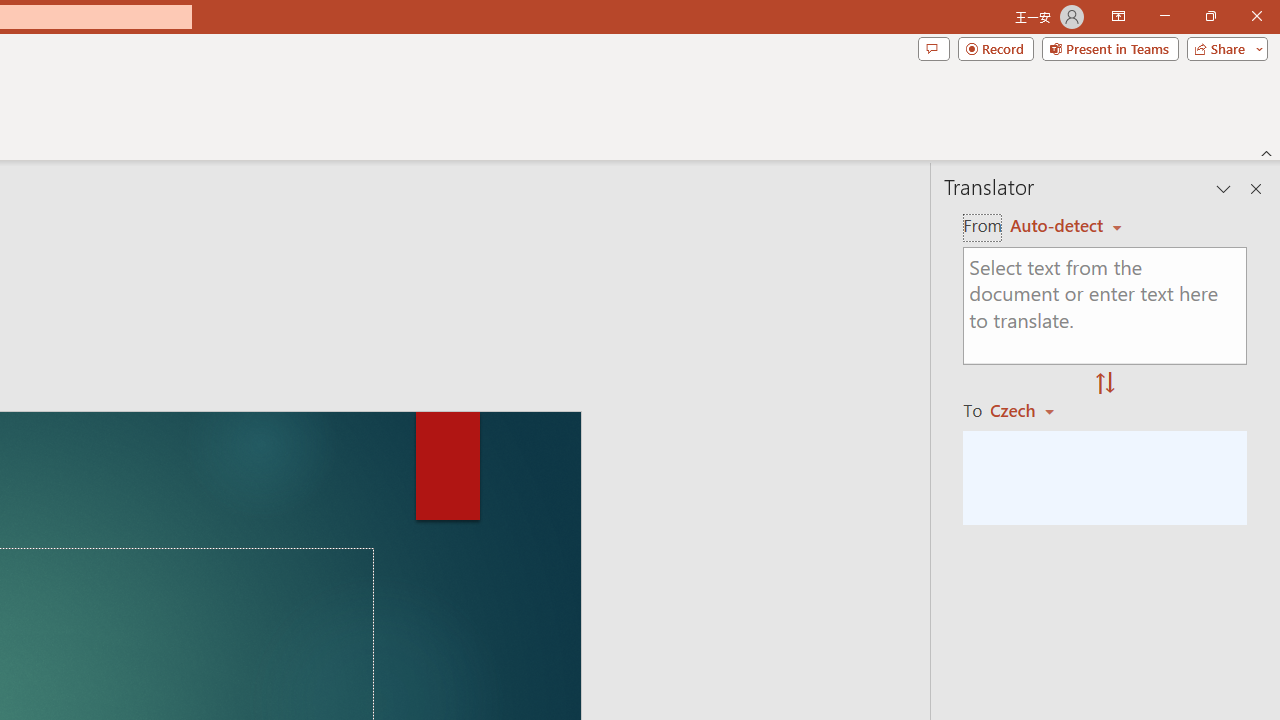  What do you see at coordinates (1104, 384) in the screenshot?
I see `'Swap "from" and "to" languages.'` at bounding box center [1104, 384].